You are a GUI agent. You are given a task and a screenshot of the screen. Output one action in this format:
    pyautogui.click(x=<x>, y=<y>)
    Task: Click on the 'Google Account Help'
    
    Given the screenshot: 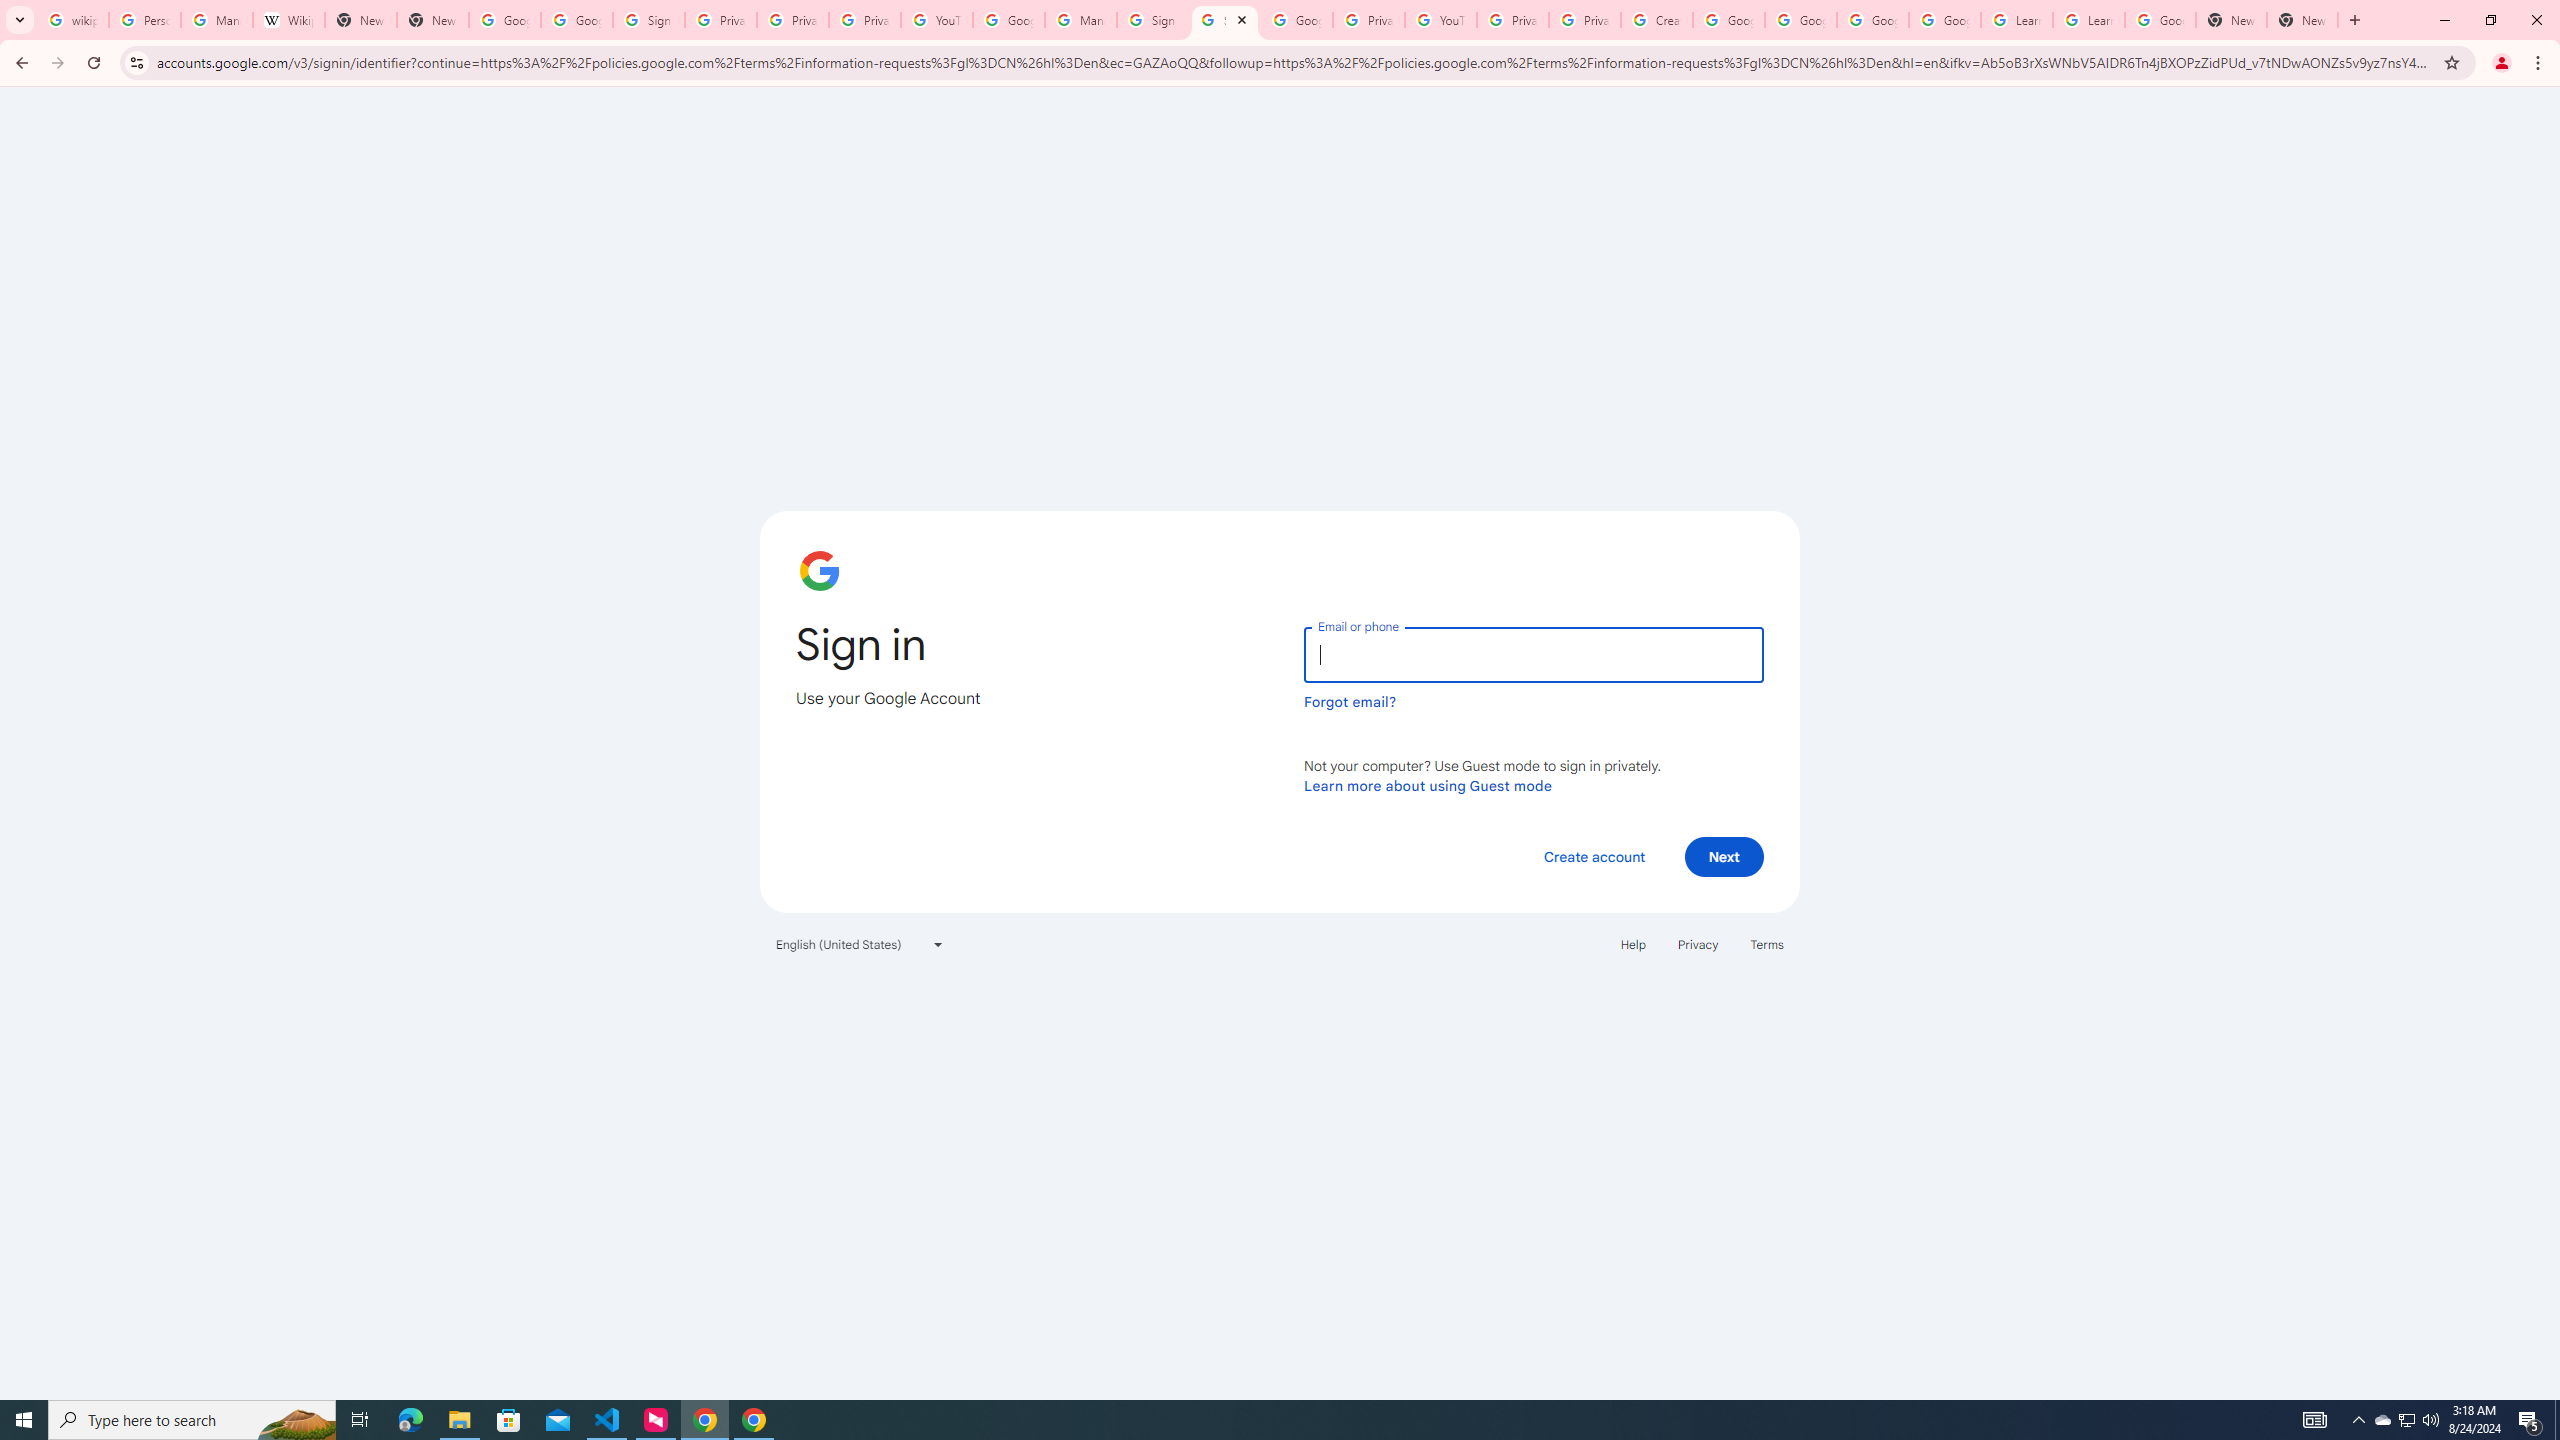 What is the action you would take?
    pyautogui.click(x=1871, y=19)
    